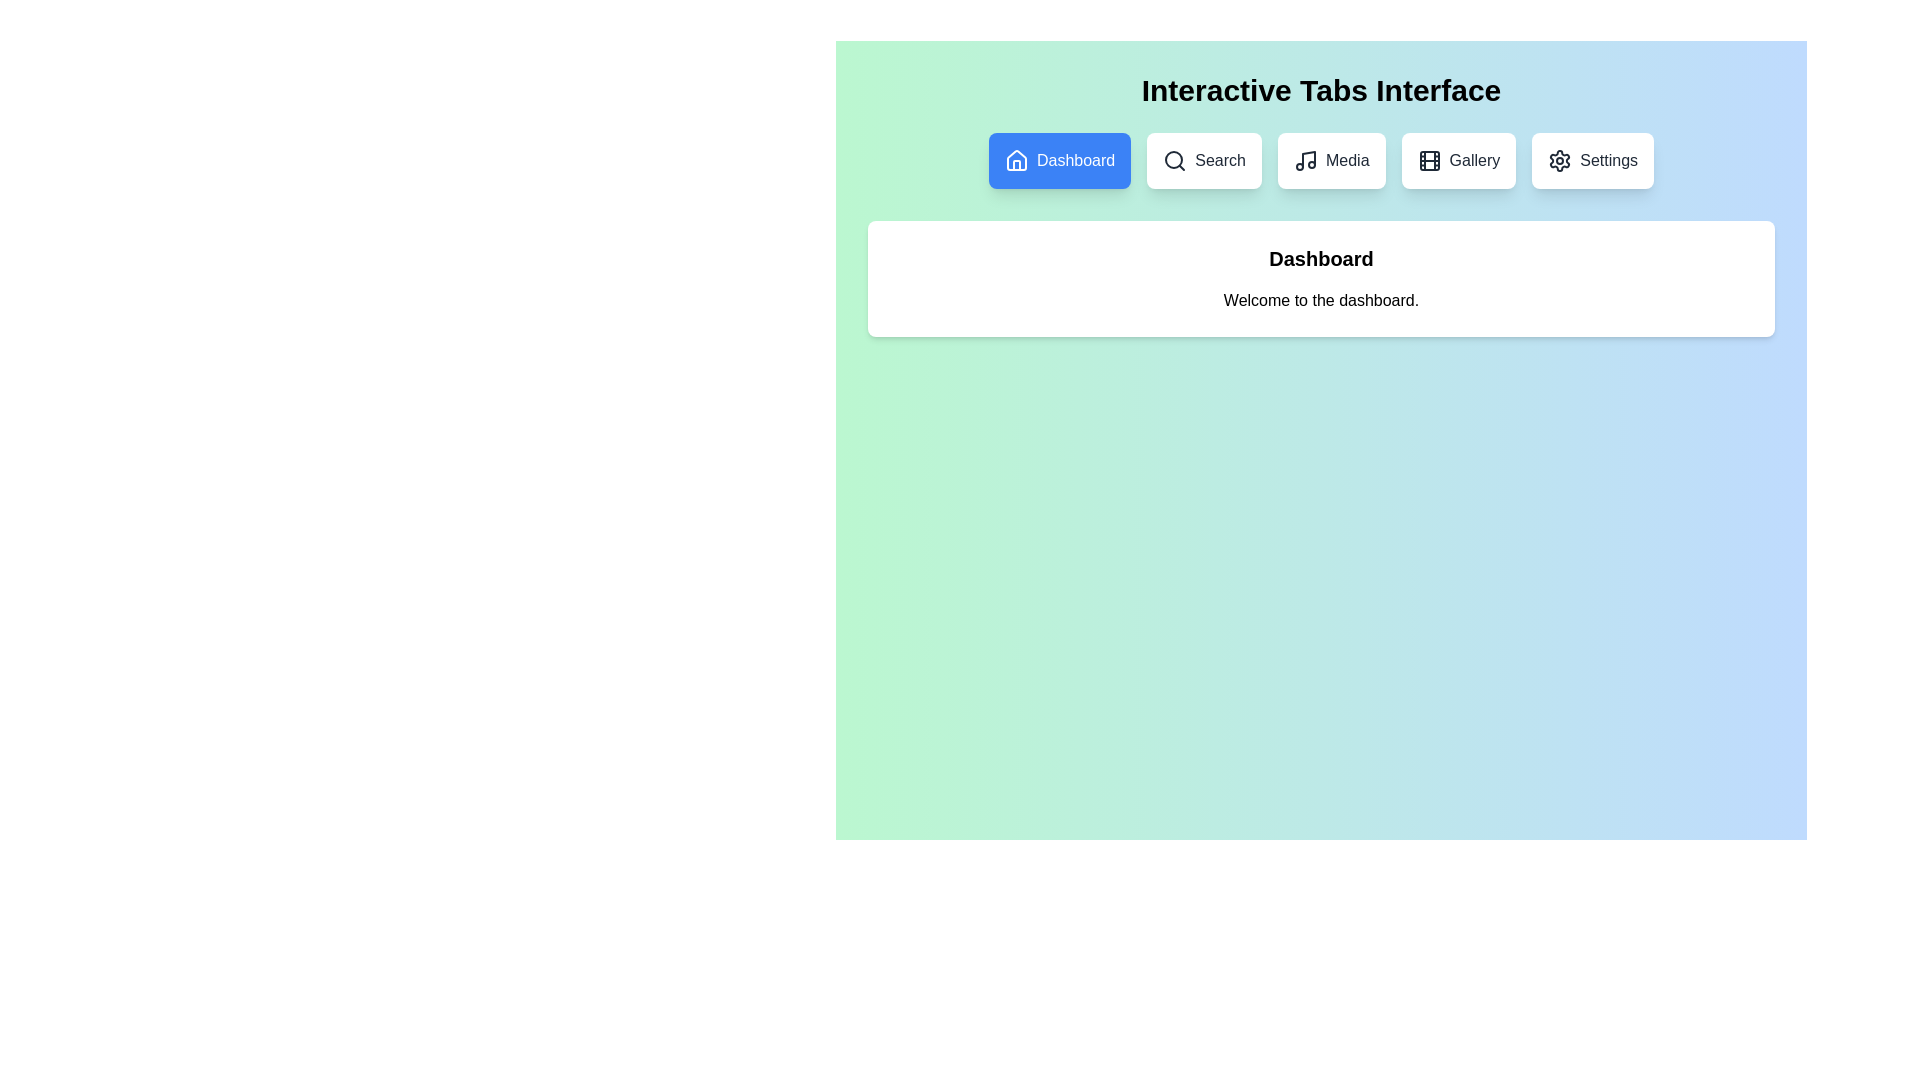  Describe the element at coordinates (1017, 164) in the screenshot. I see `the decorative graphic element representing the door in the house icon, located at the center-bottom area of the SVG icon` at that location.